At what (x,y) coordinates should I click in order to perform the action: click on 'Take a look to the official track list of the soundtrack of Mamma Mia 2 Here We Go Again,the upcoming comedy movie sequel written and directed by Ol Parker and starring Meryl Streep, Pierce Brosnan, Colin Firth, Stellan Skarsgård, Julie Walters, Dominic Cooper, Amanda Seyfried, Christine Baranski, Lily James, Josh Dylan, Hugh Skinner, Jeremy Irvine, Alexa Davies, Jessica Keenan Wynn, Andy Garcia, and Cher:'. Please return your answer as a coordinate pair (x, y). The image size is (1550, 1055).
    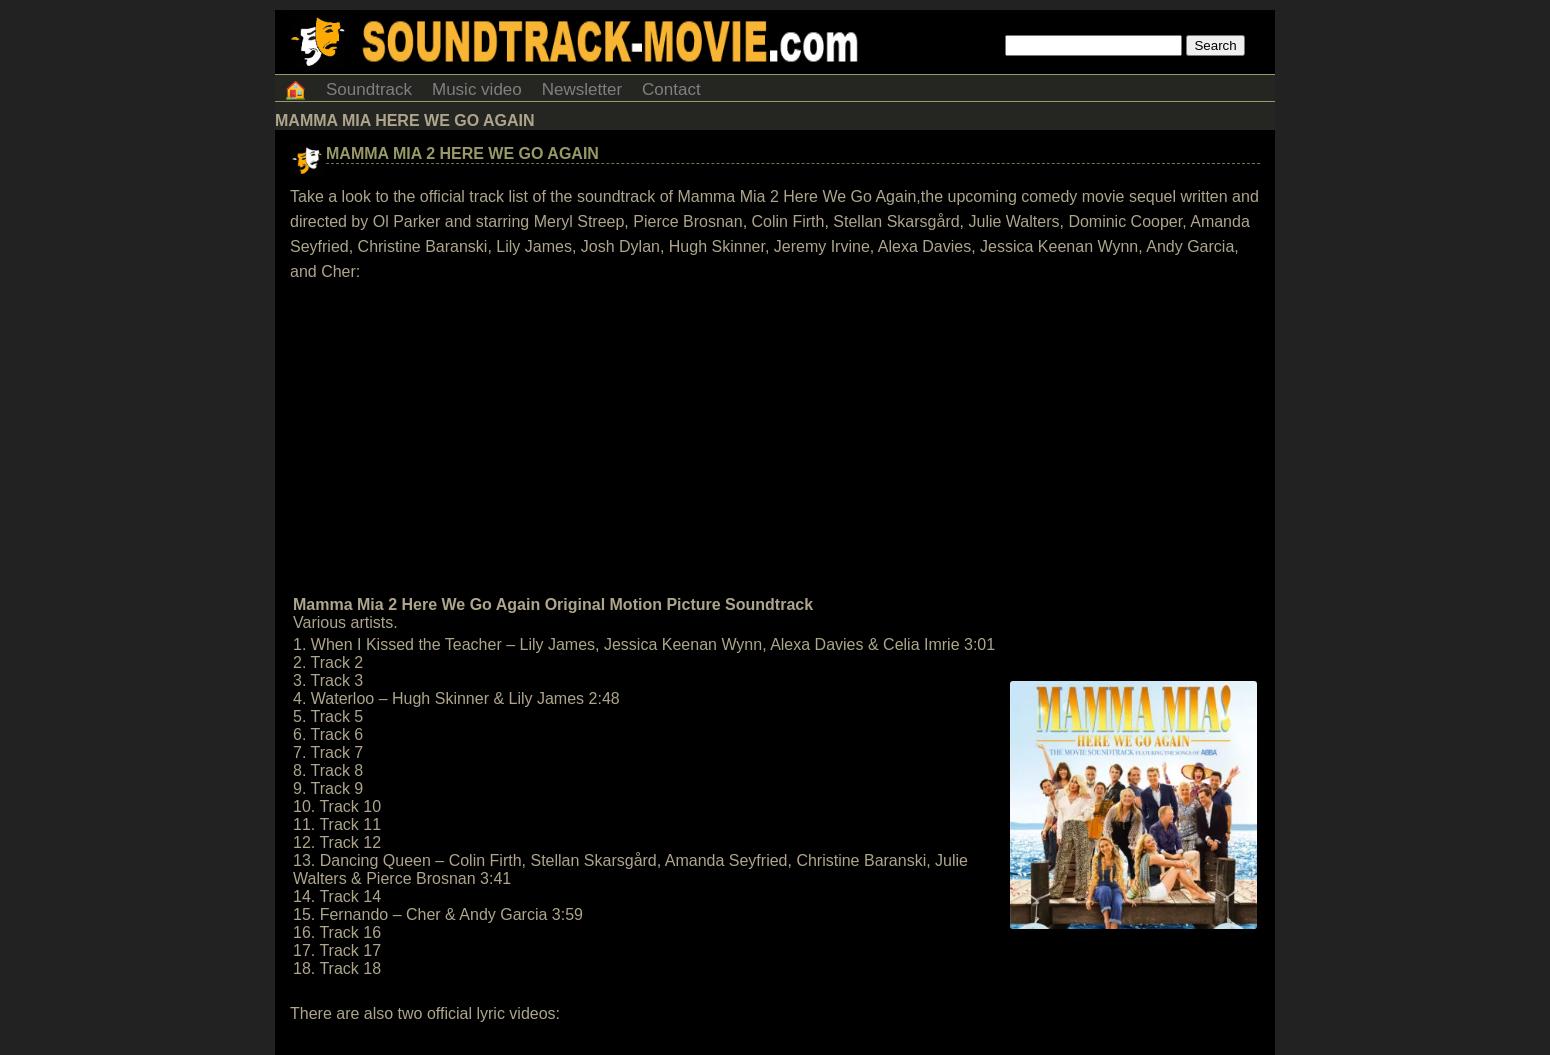
    Looking at the image, I should click on (774, 232).